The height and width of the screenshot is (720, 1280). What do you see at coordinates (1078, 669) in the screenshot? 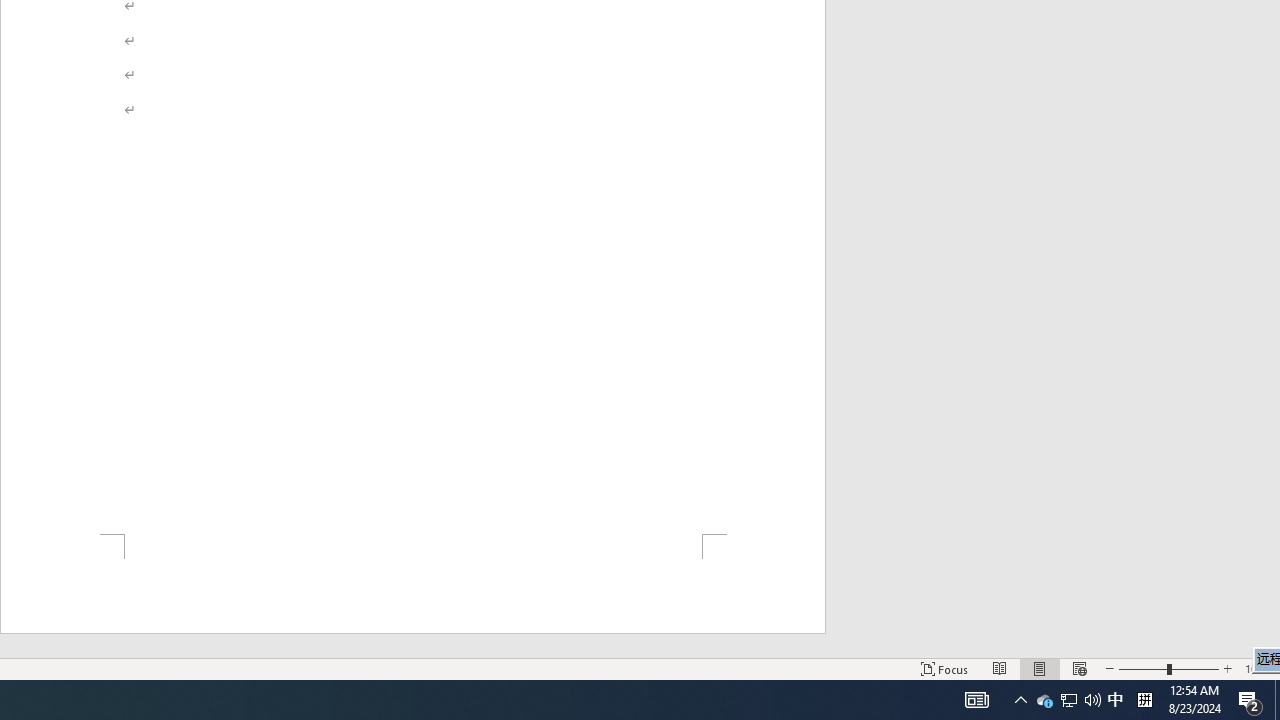
I see `'Web Layout'` at bounding box center [1078, 669].